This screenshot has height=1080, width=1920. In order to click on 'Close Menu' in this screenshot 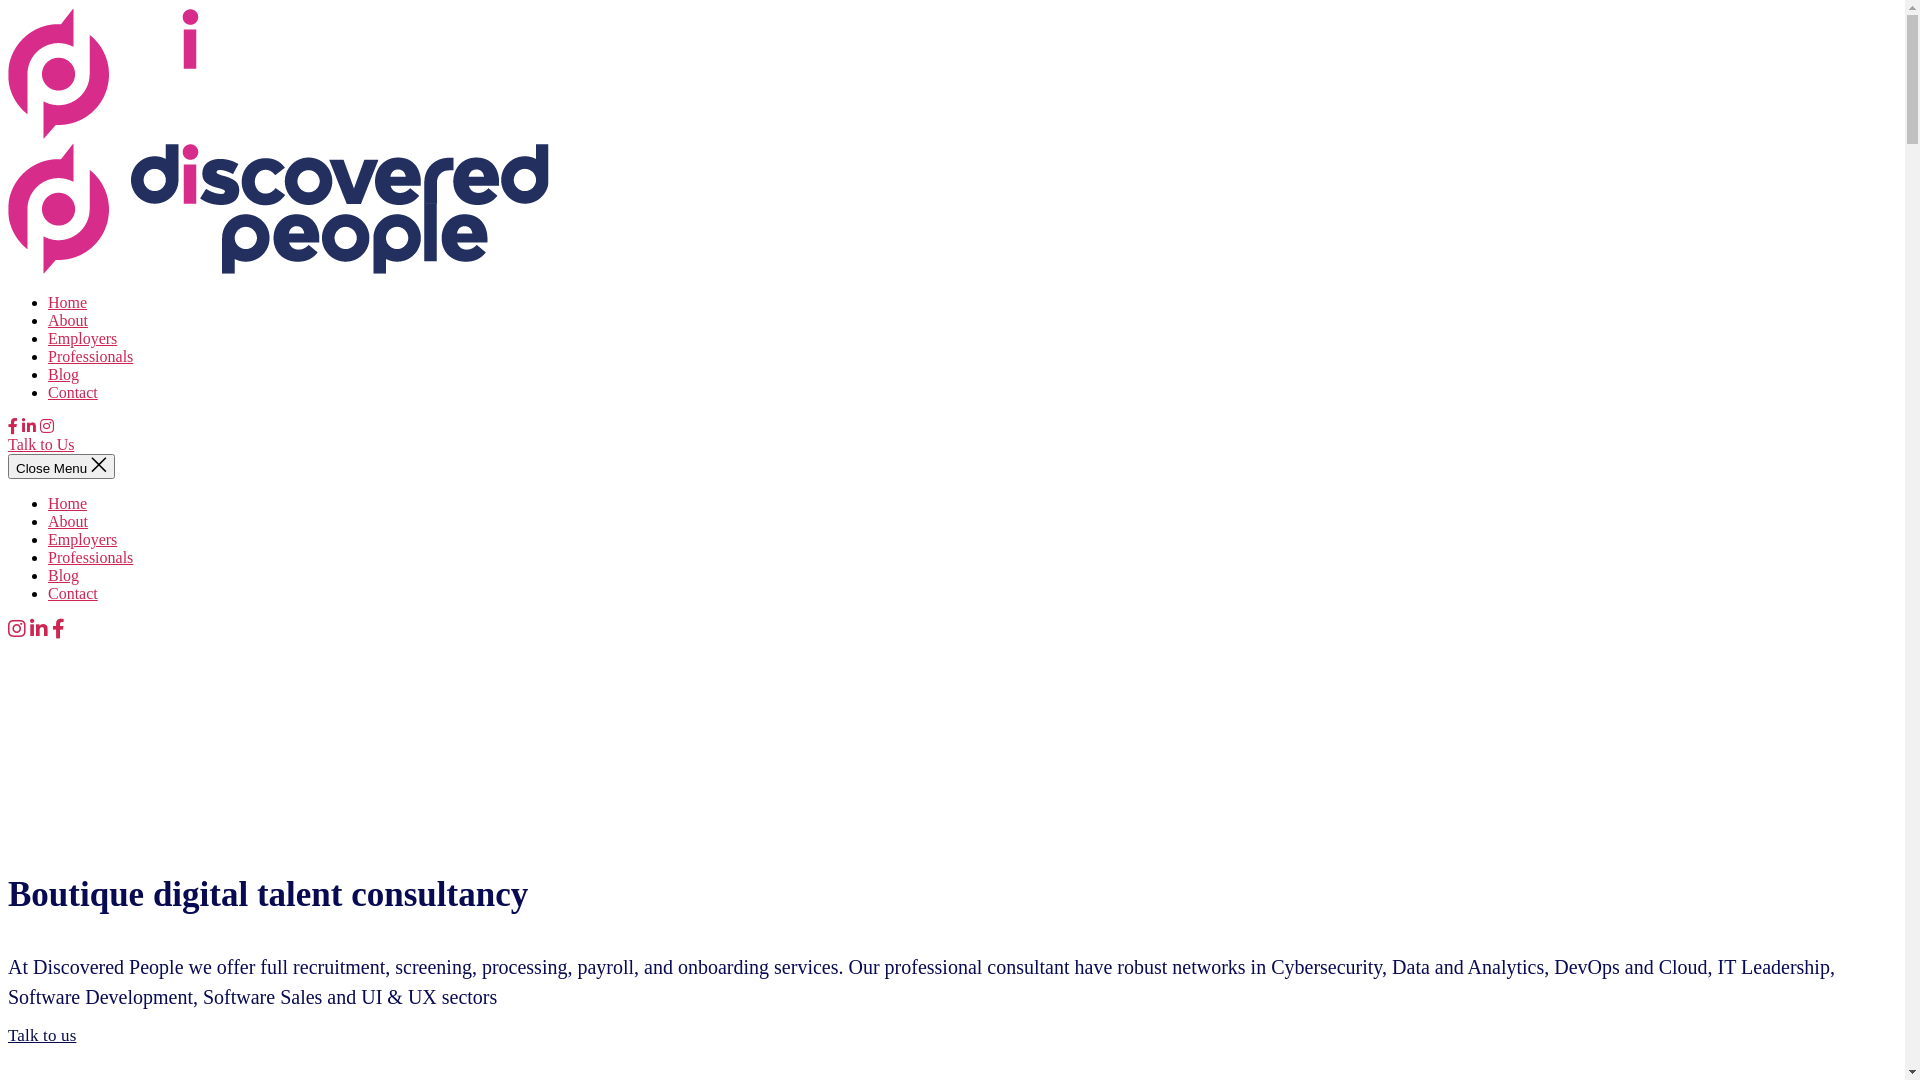, I will do `click(61, 466)`.